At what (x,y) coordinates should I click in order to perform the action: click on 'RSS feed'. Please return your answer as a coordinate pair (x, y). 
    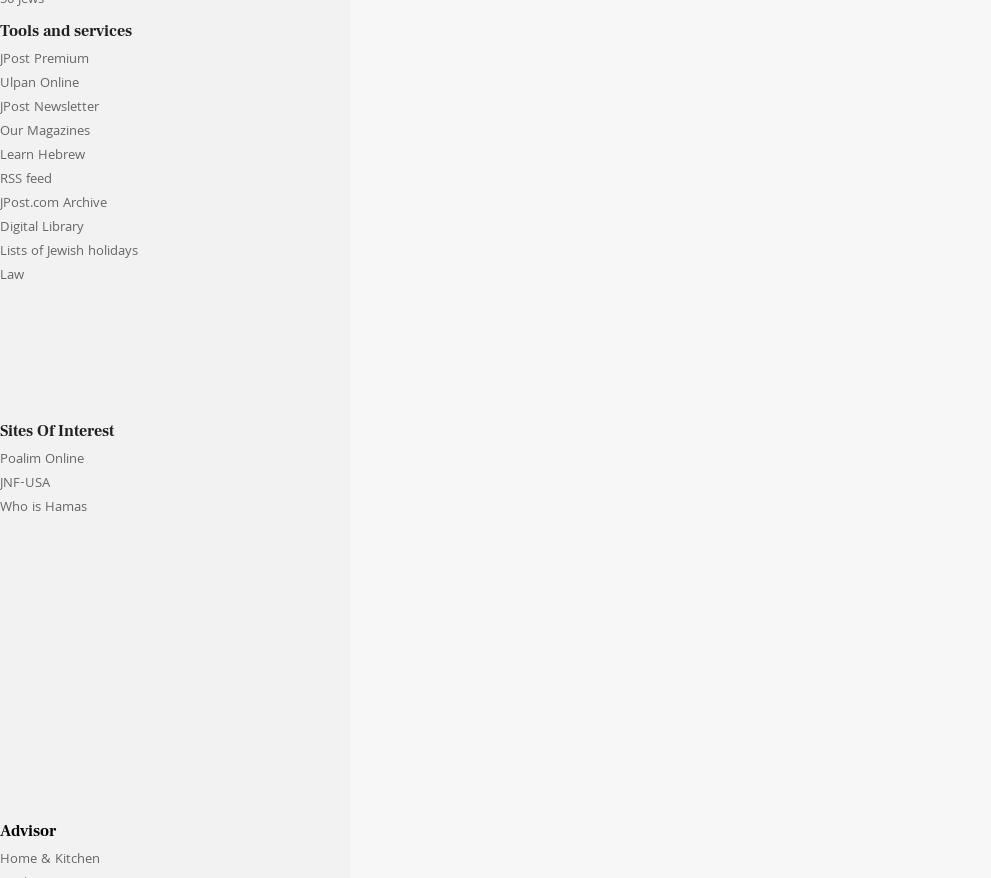
    Looking at the image, I should click on (24, 178).